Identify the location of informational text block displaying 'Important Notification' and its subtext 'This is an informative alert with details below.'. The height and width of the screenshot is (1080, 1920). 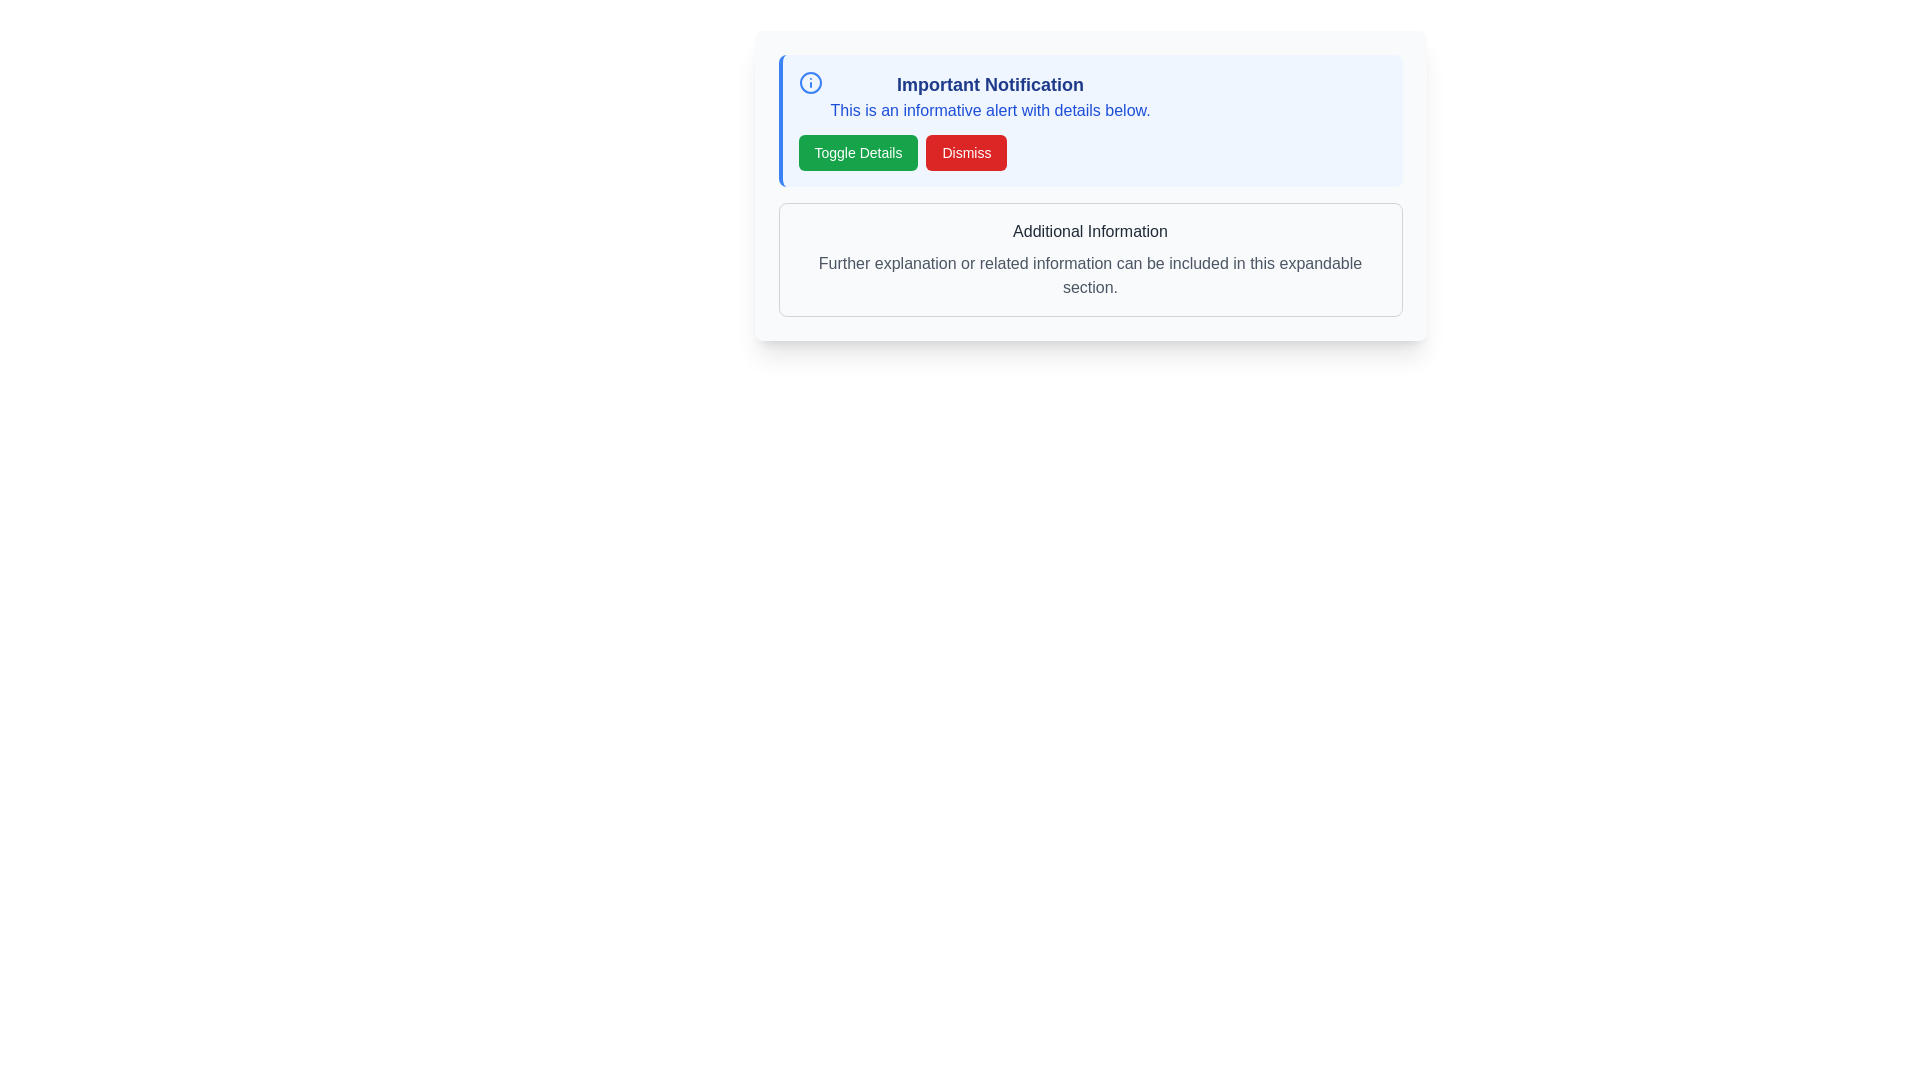
(990, 96).